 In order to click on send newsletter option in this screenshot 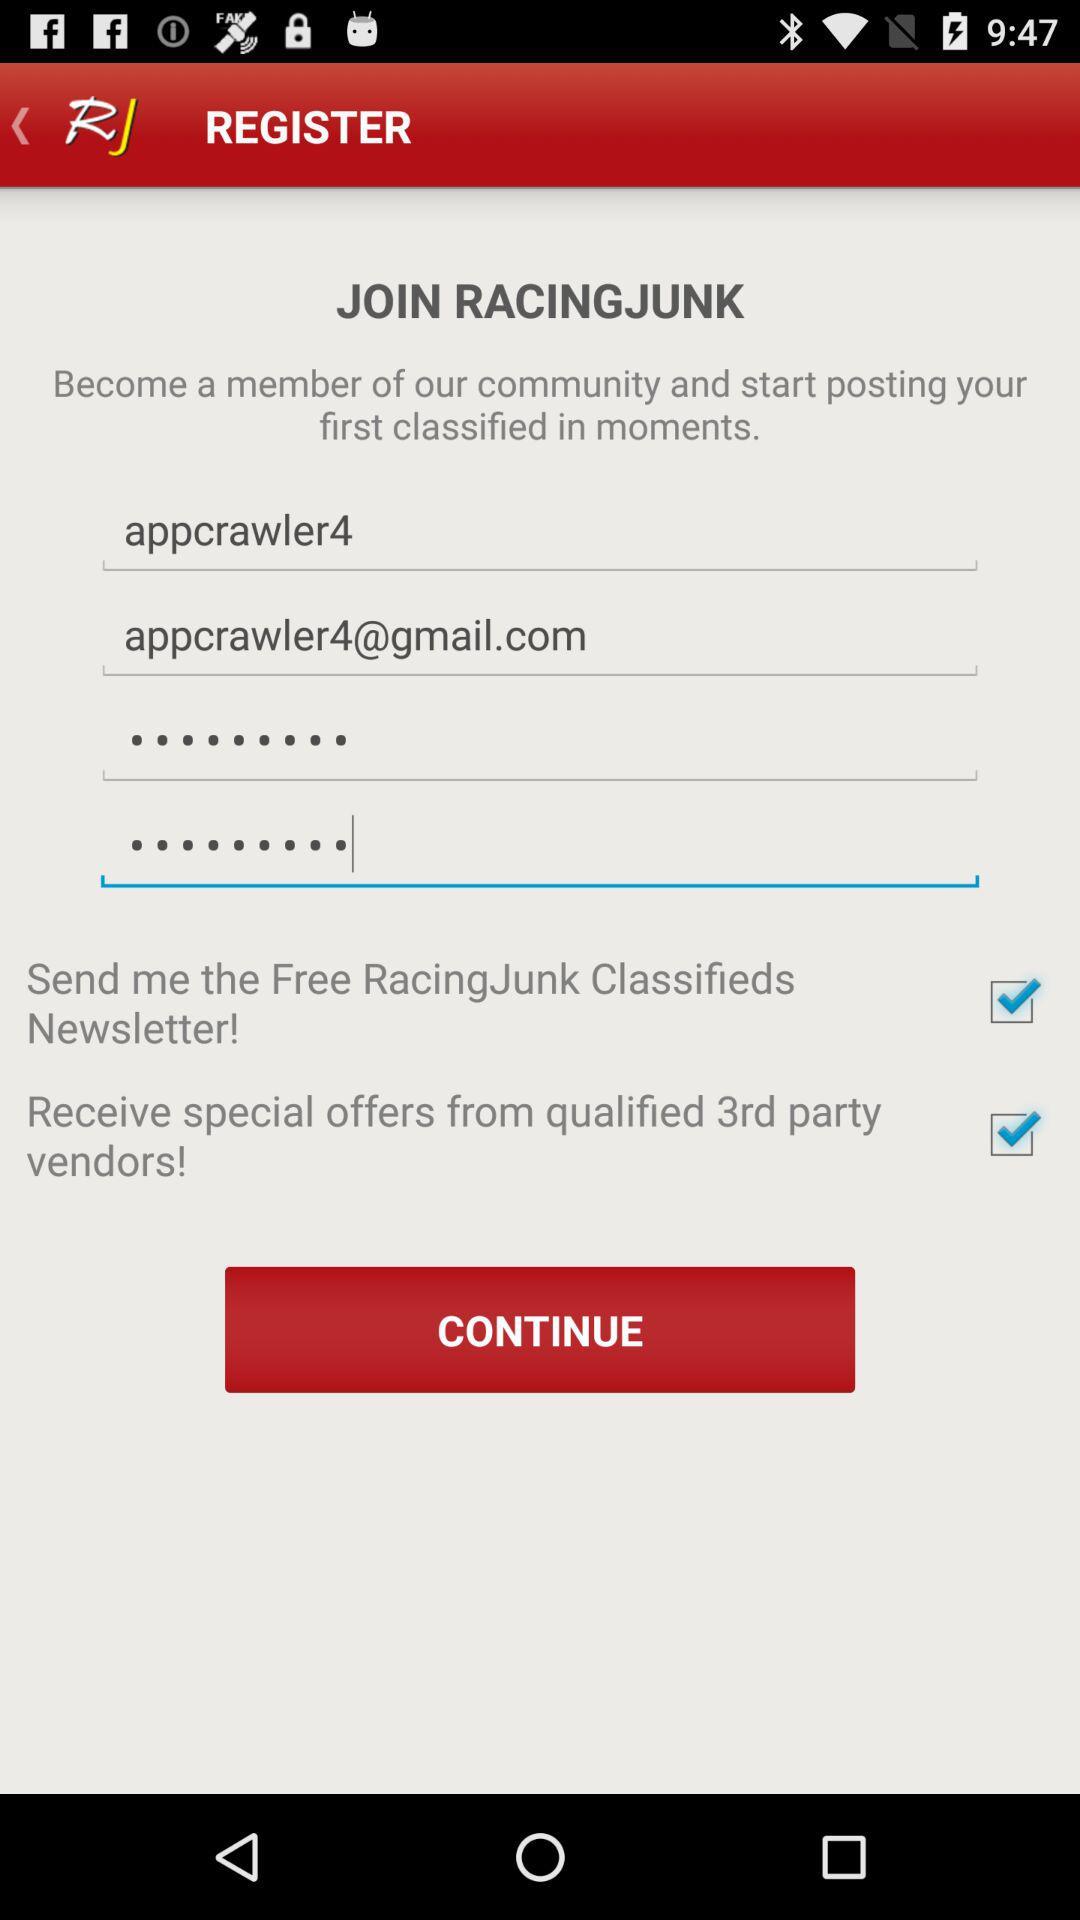, I will do `click(1011, 1002)`.